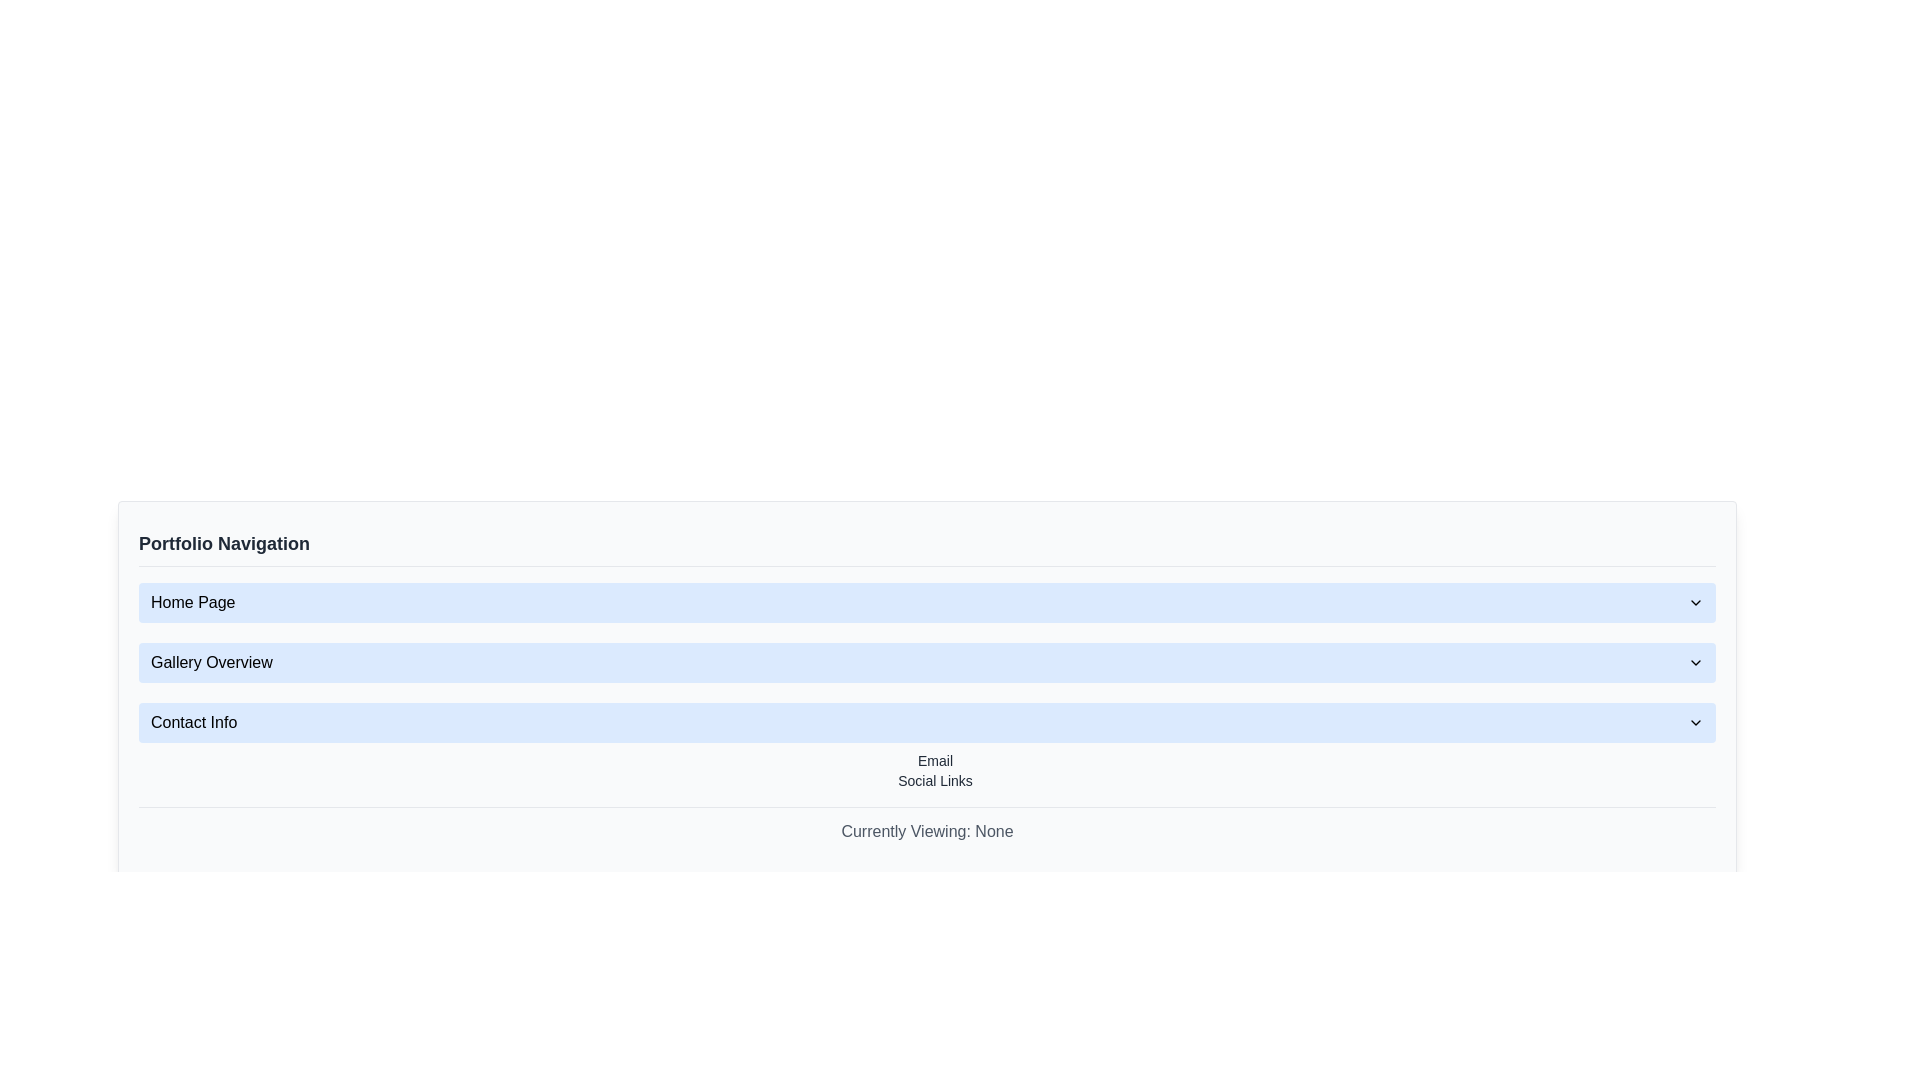 The height and width of the screenshot is (1080, 1920). What do you see at coordinates (926, 747) in the screenshot?
I see `the 'Email' link within the Collapsible Section under 'Portfolio Navigation'` at bounding box center [926, 747].